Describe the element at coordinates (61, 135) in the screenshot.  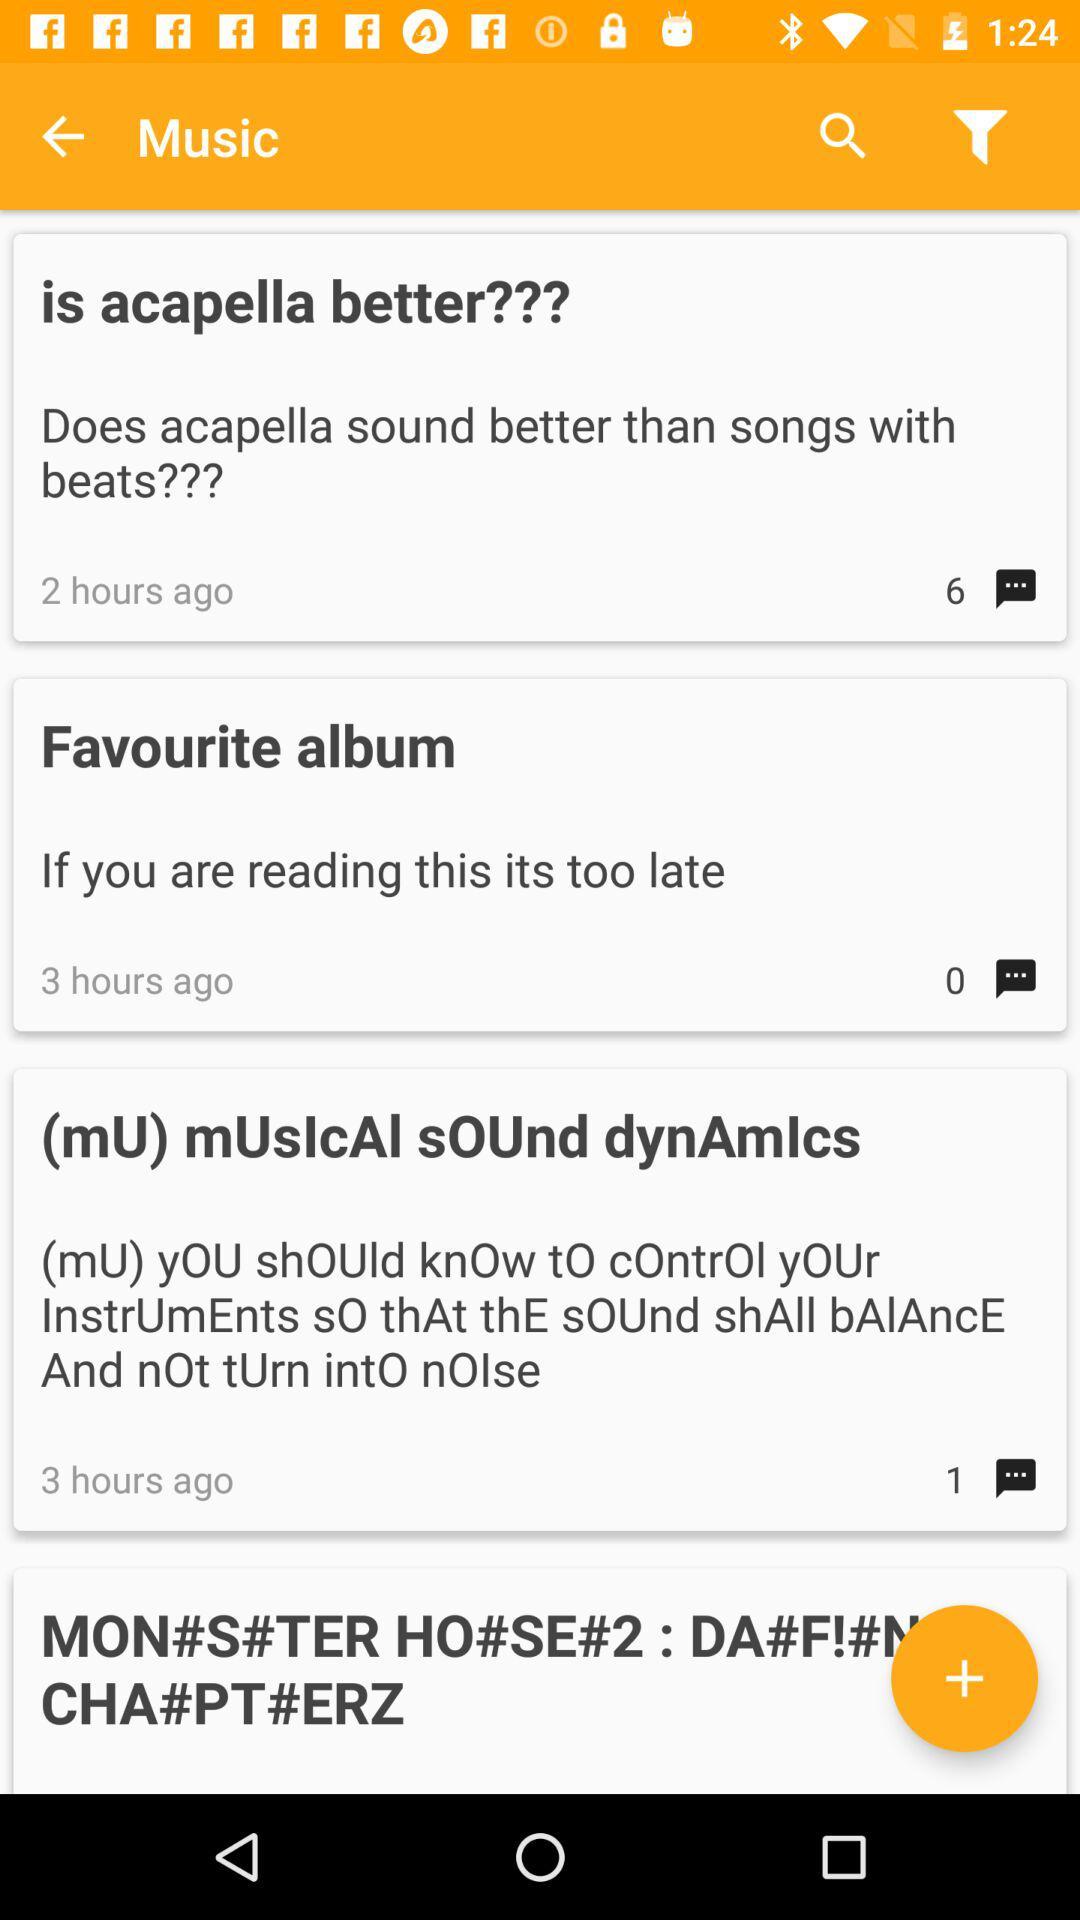
I see `app next to the music icon` at that location.